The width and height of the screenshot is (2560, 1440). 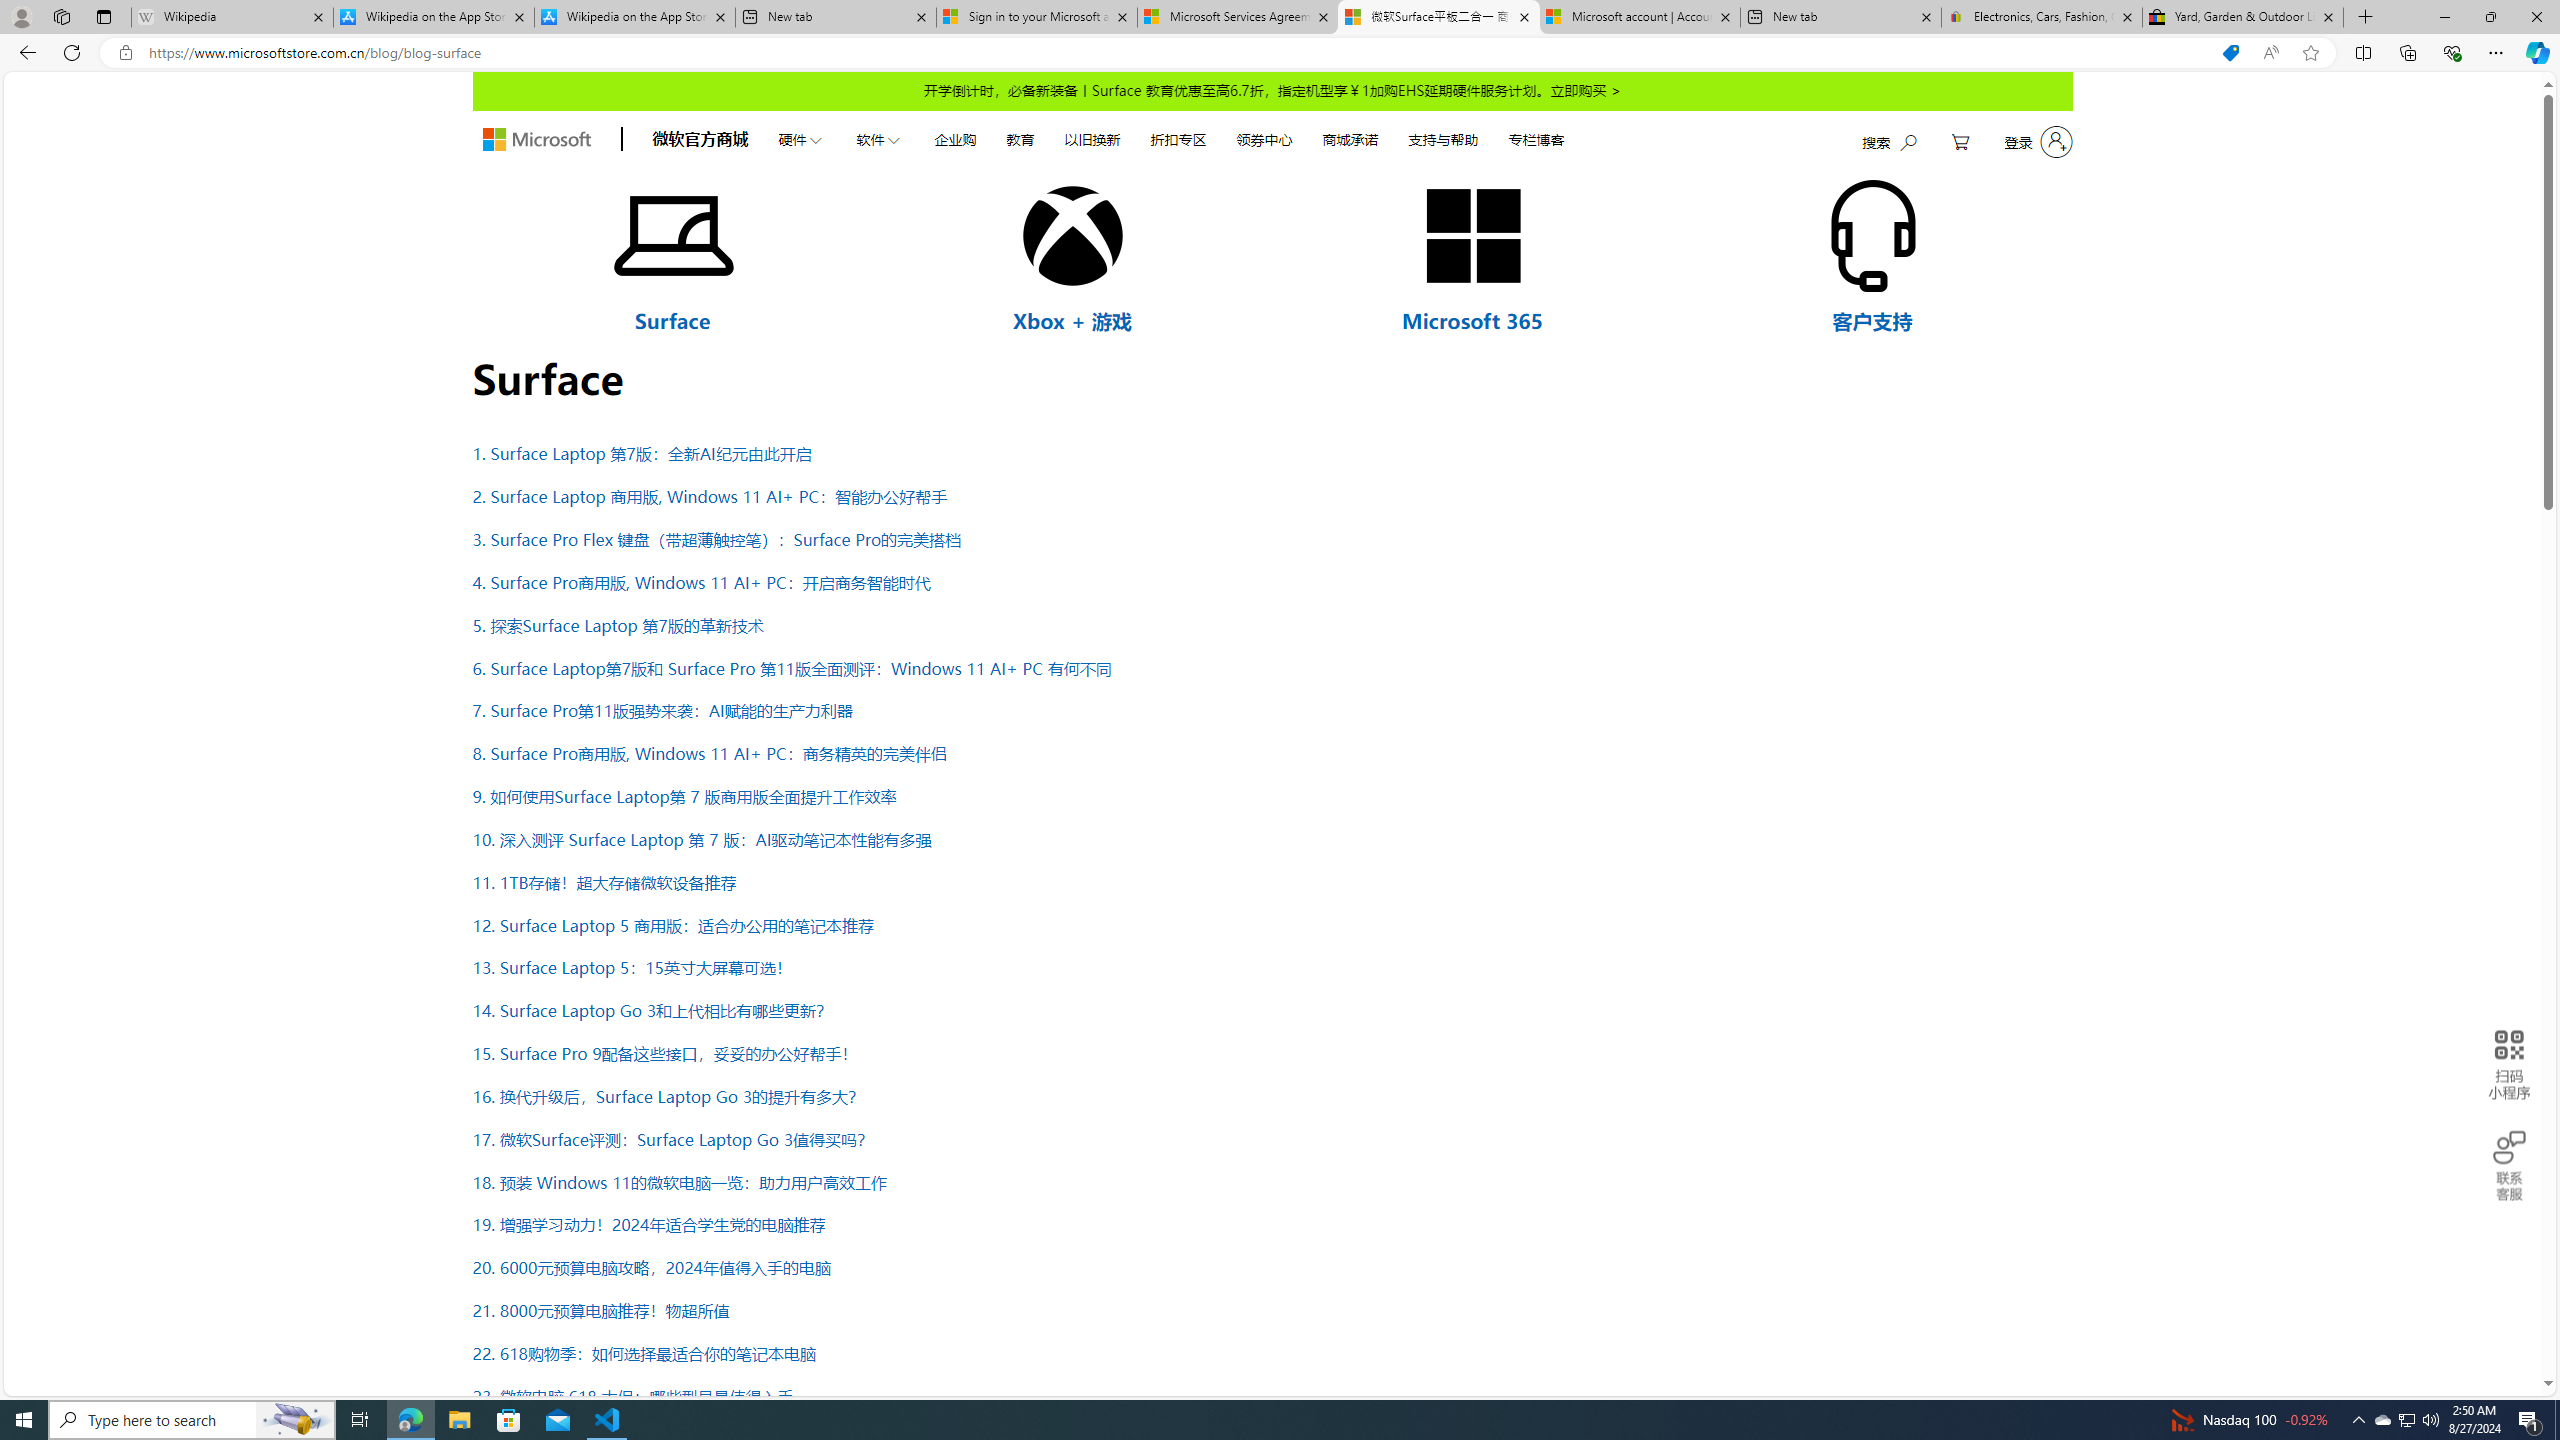 What do you see at coordinates (2270, 53) in the screenshot?
I see `'Read aloud this page (Ctrl+Shift+U)'` at bounding box center [2270, 53].